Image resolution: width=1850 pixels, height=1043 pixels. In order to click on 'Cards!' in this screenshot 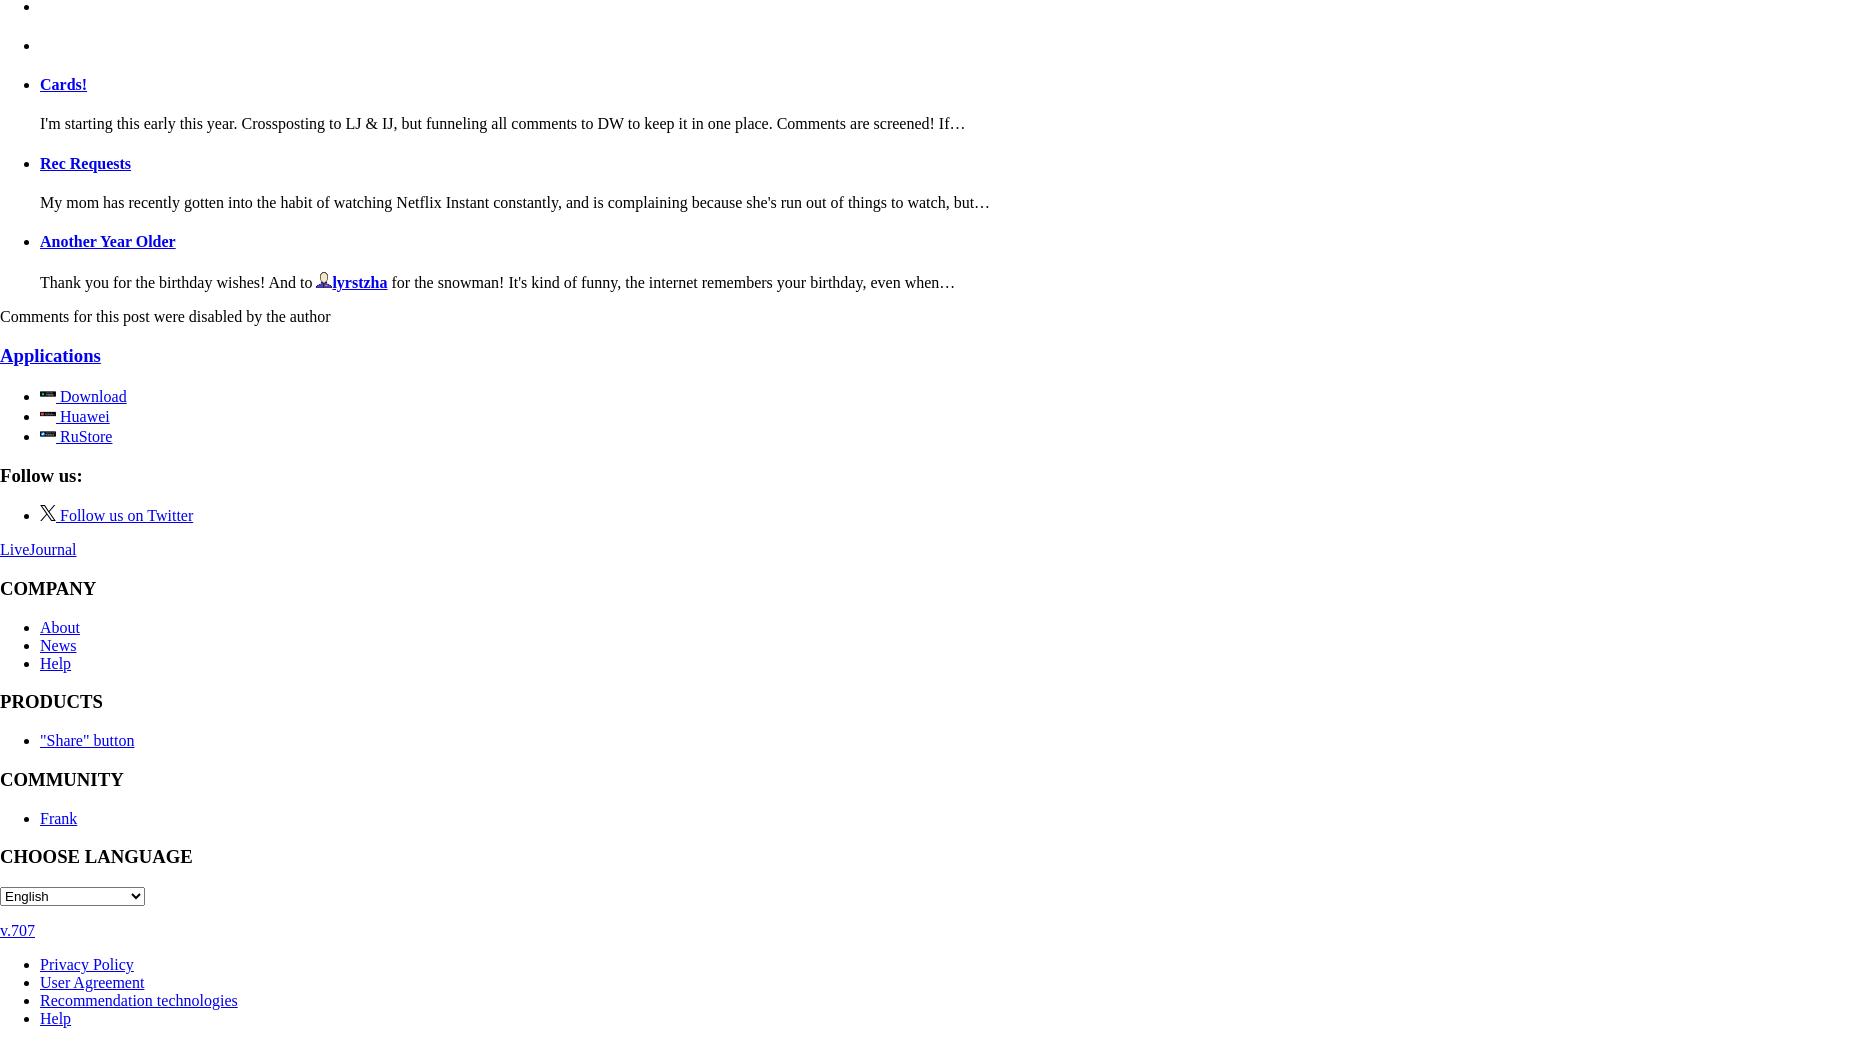, I will do `click(62, 84)`.